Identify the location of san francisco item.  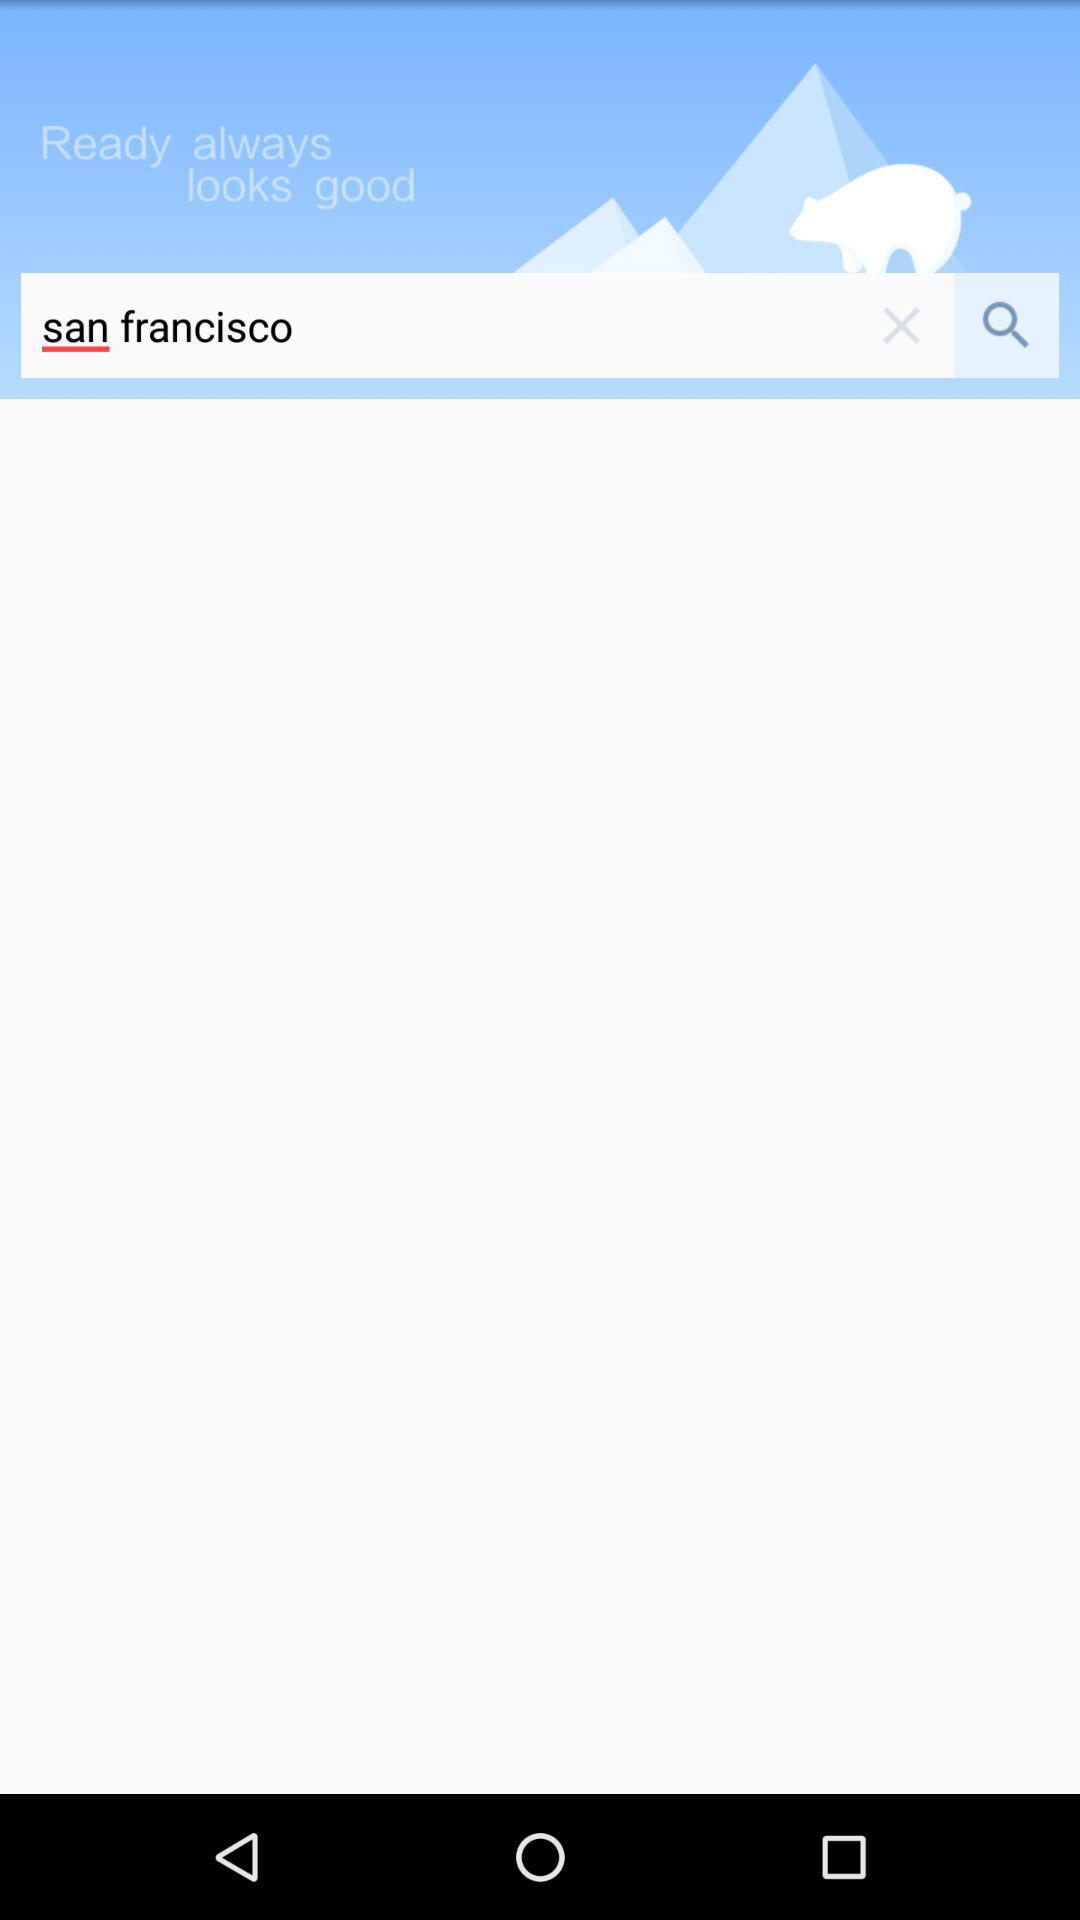
(434, 325).